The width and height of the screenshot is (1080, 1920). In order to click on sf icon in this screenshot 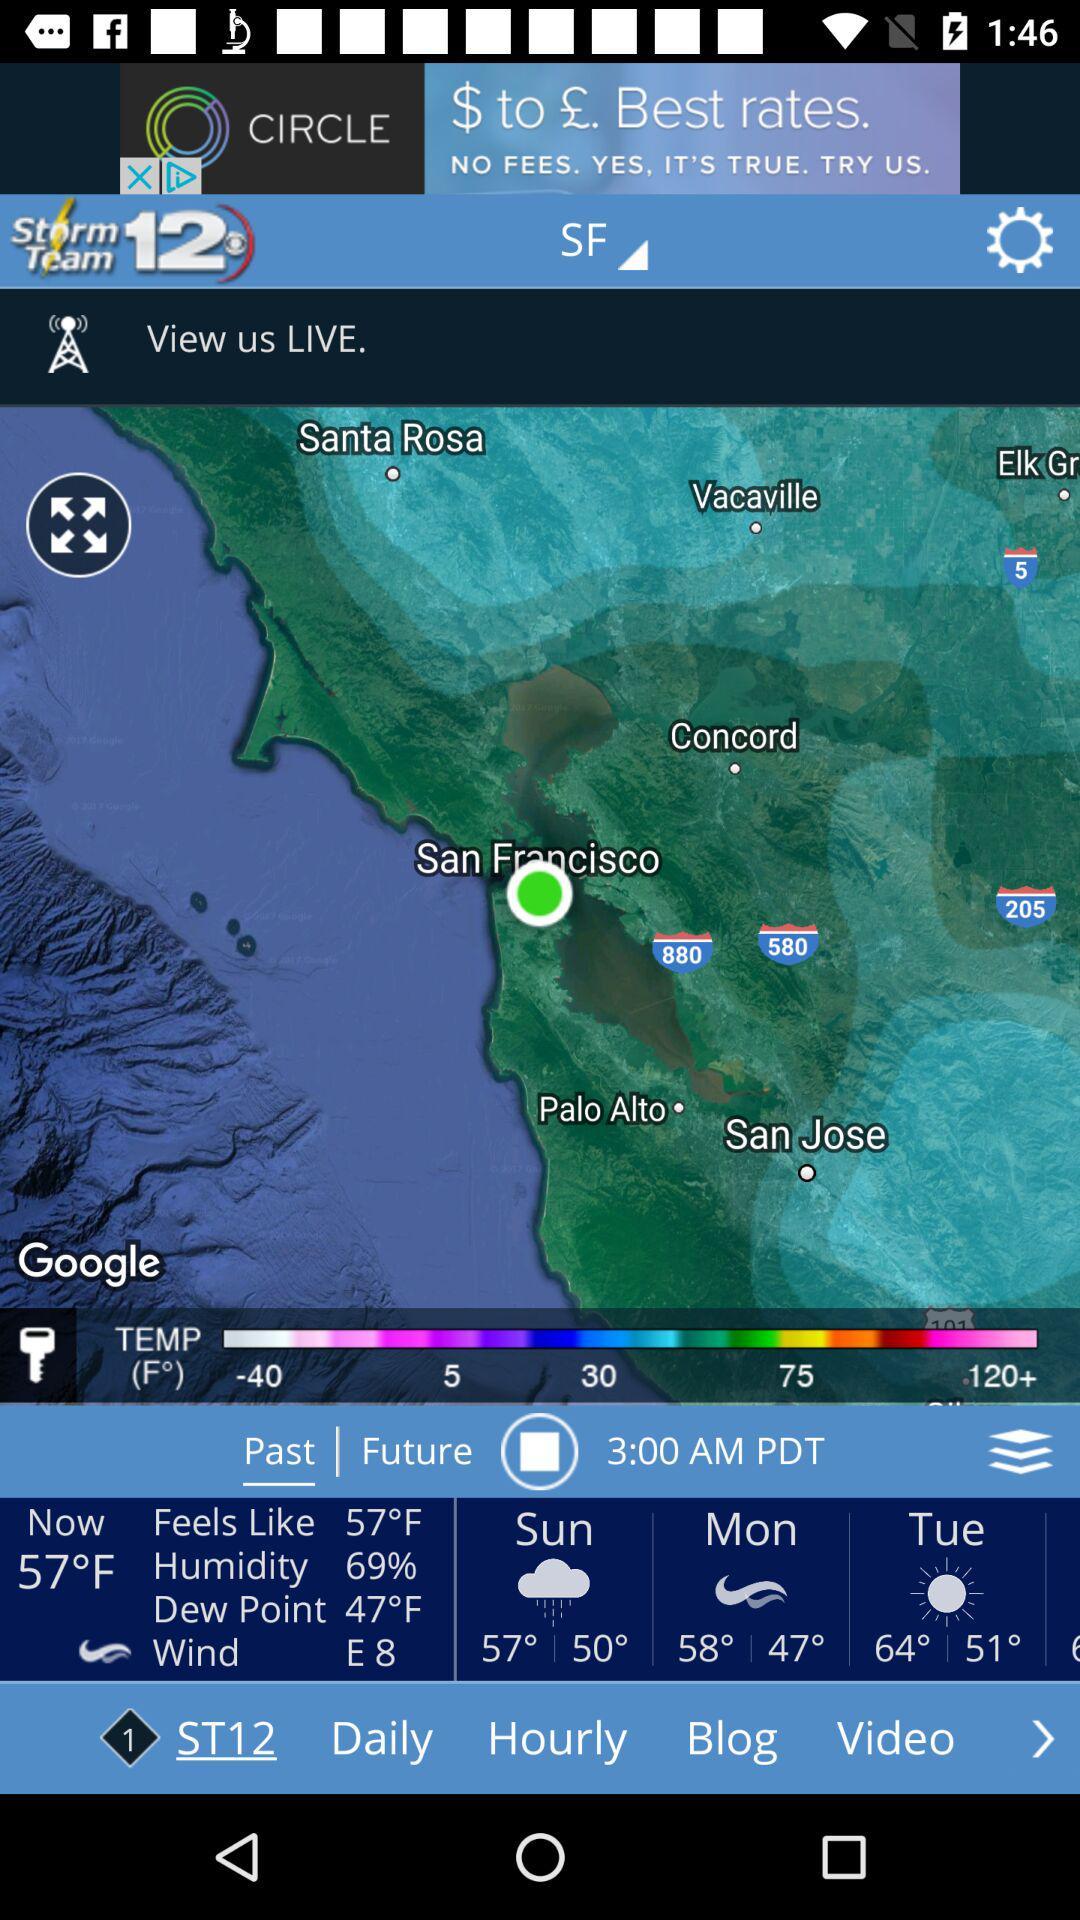, I will do `click(617, 240)`.